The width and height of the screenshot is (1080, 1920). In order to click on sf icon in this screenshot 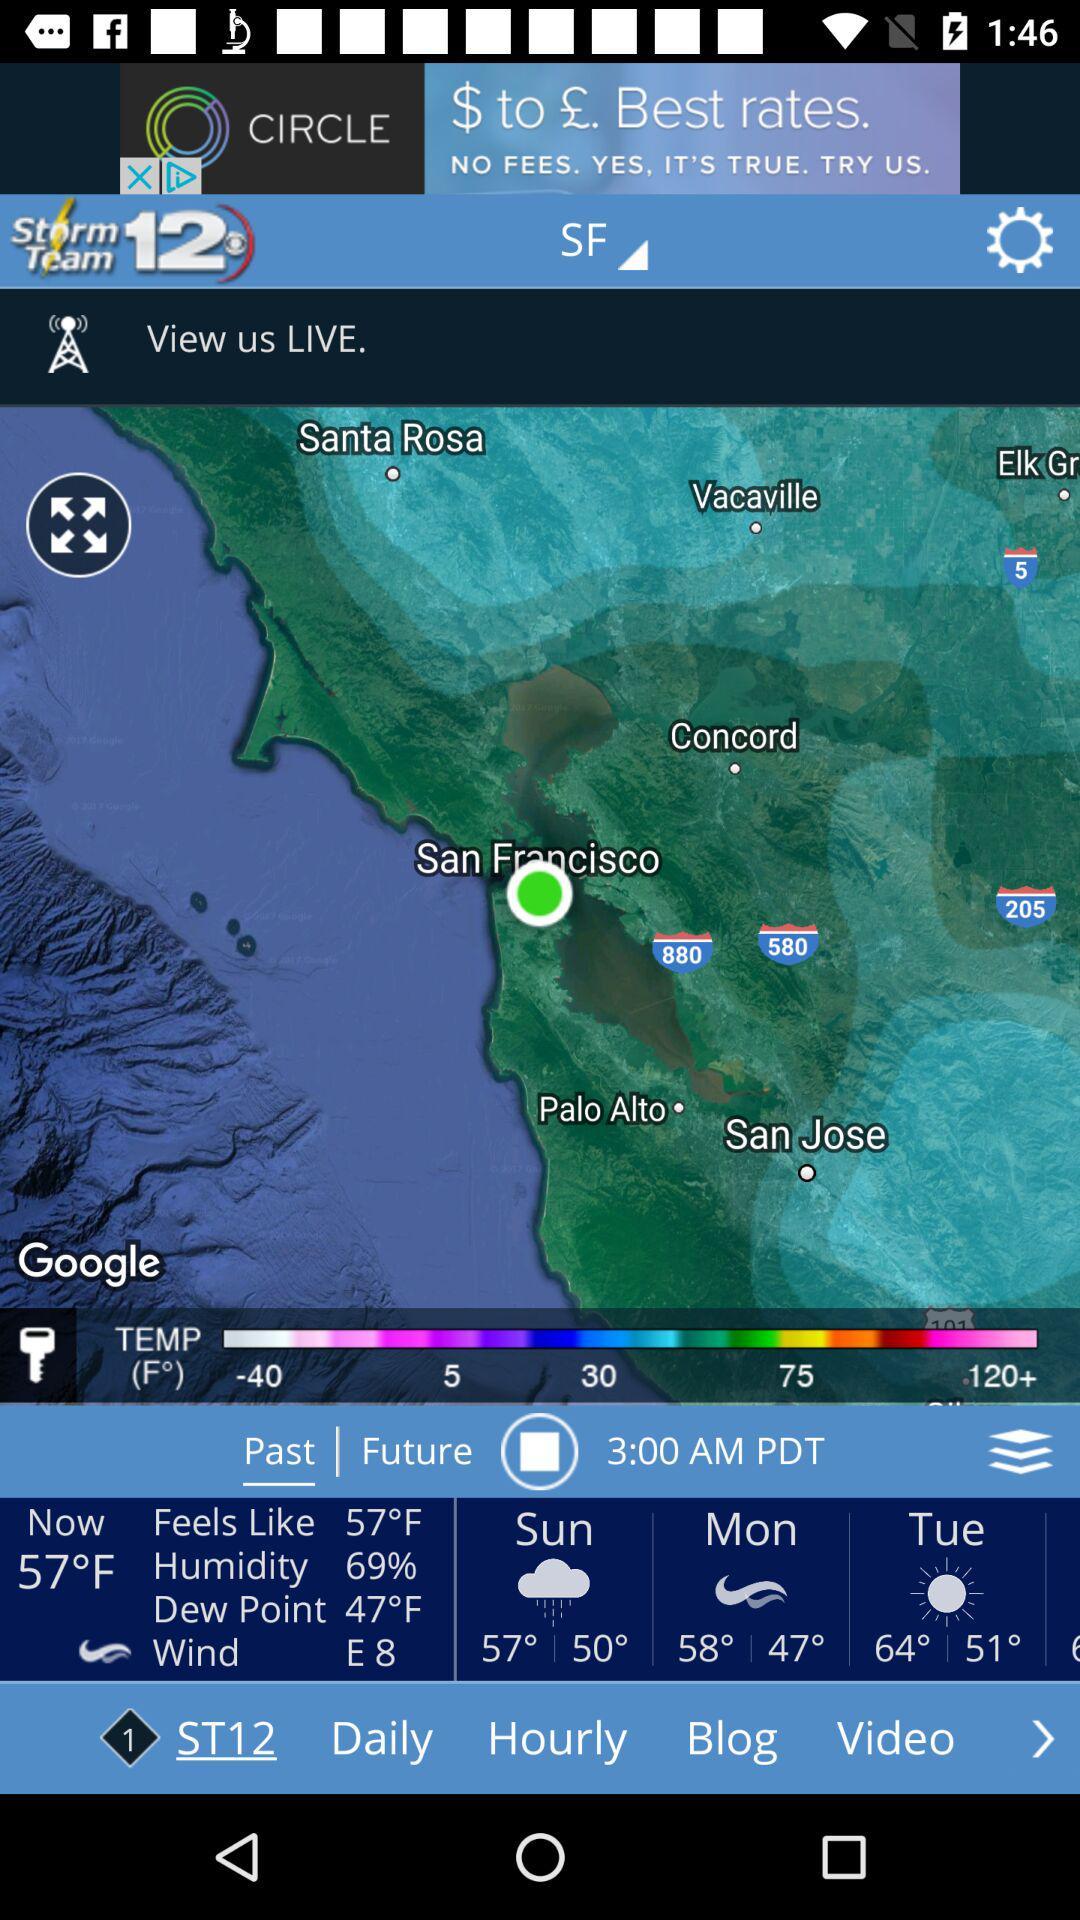, I will do `click(617, 240)`.